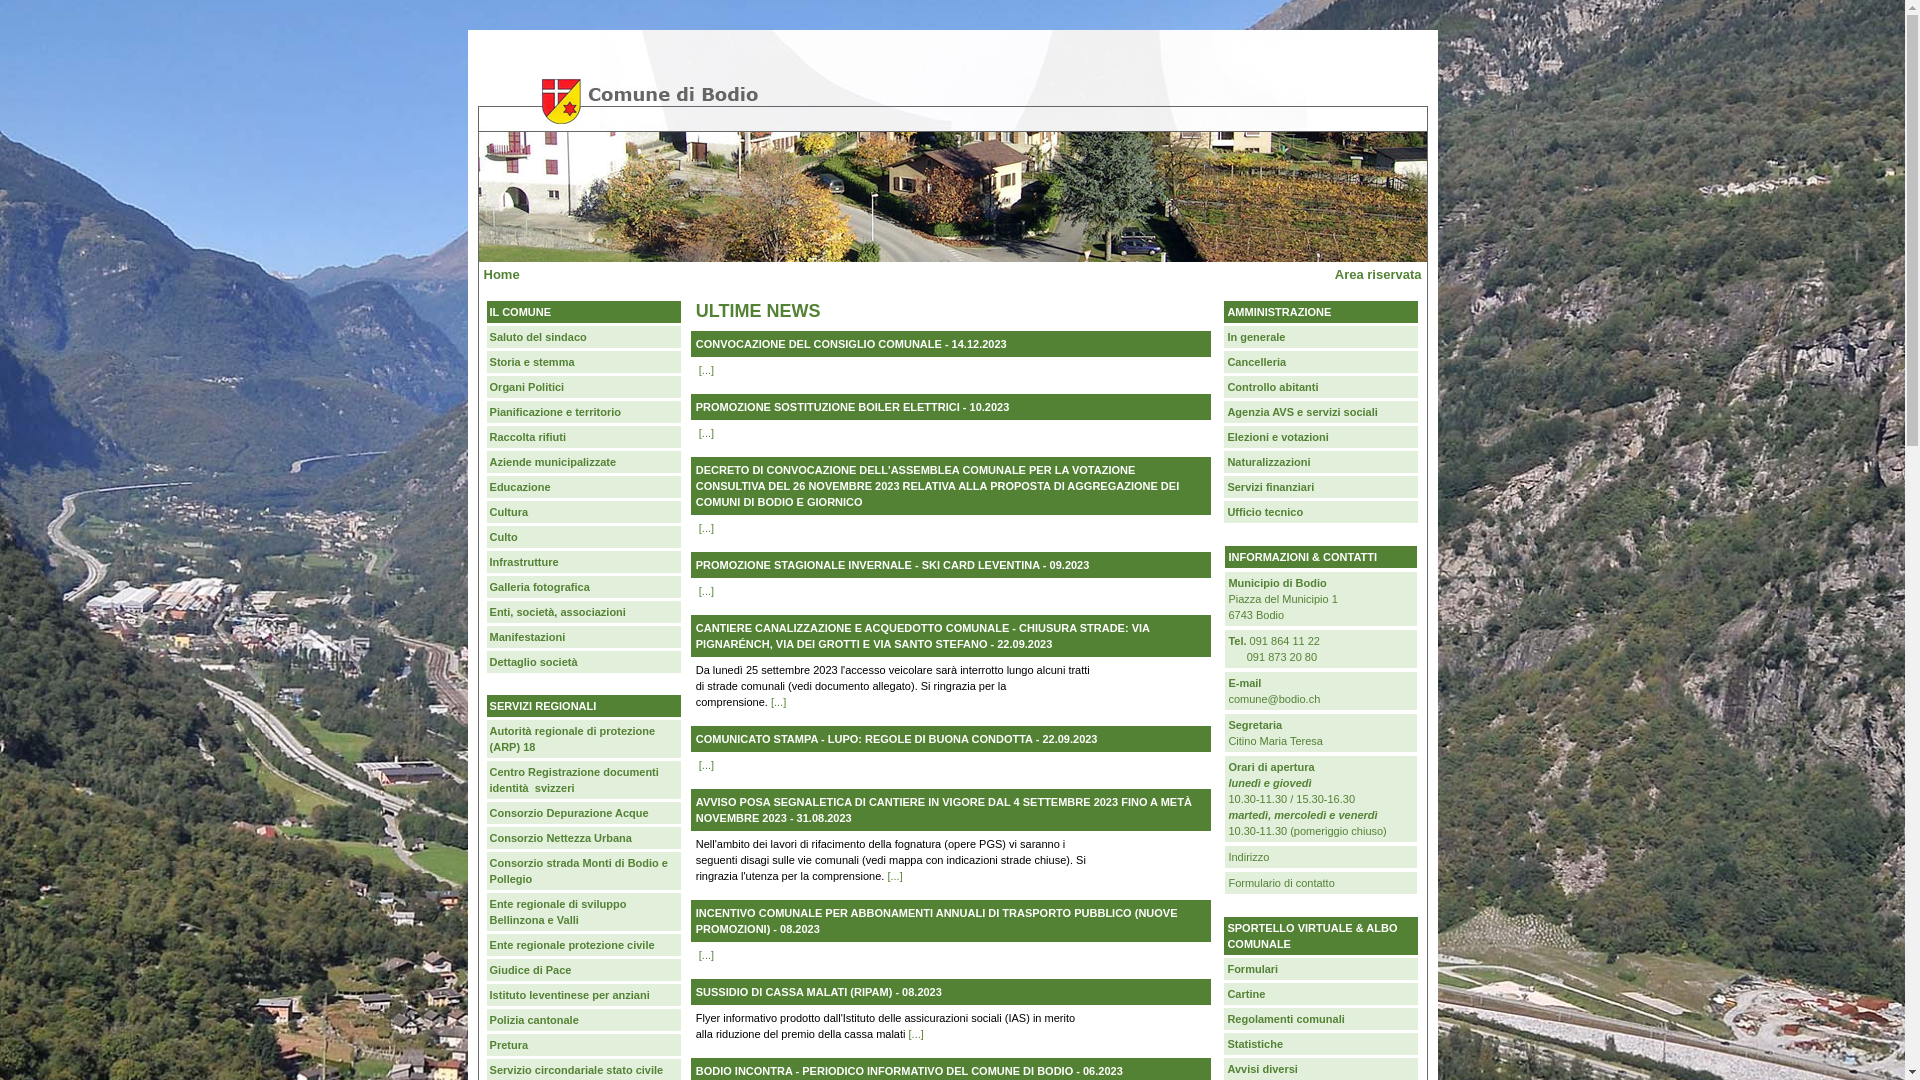  What do you see at coordinates (583, 335) in the screenshot?
I see `'Saluto del sindaco'` at bounding box center [583, 335].